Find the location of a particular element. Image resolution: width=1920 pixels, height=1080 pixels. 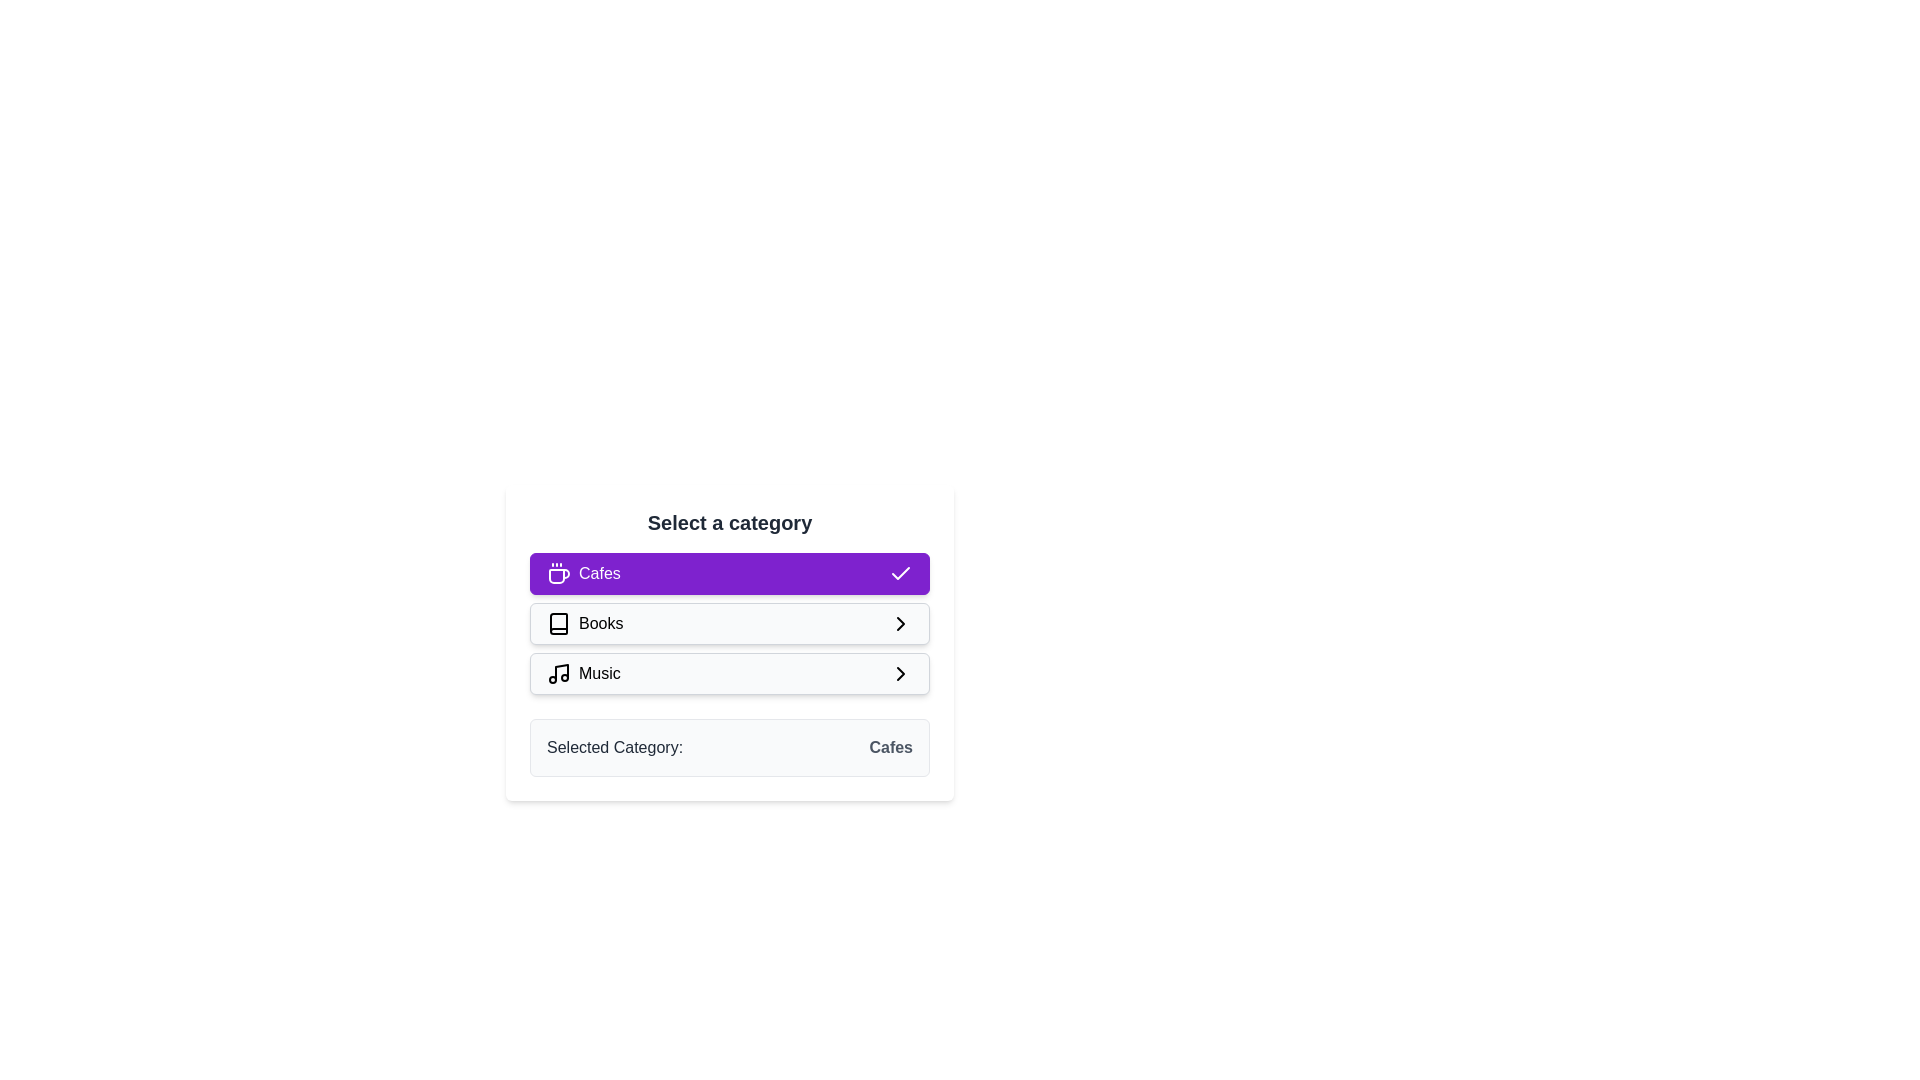

the right-pointing chevron-shaped icon next to the 'Music' category is located at coordinates (900, 674).